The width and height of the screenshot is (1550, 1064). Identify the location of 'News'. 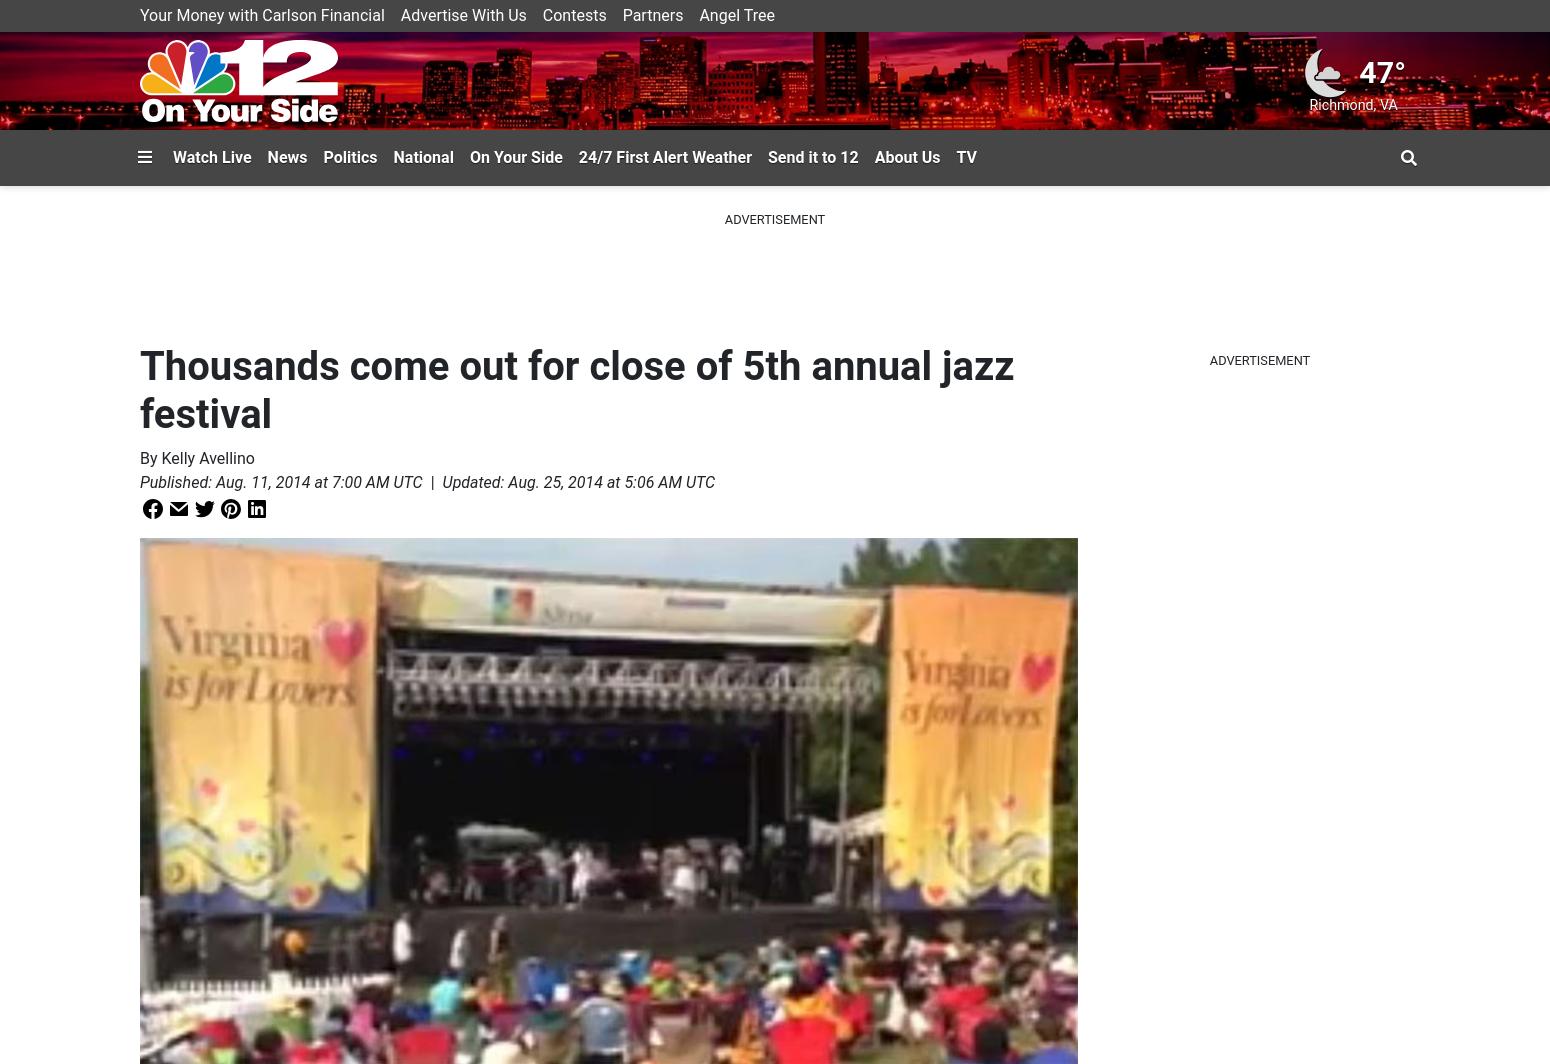
(287, 156).